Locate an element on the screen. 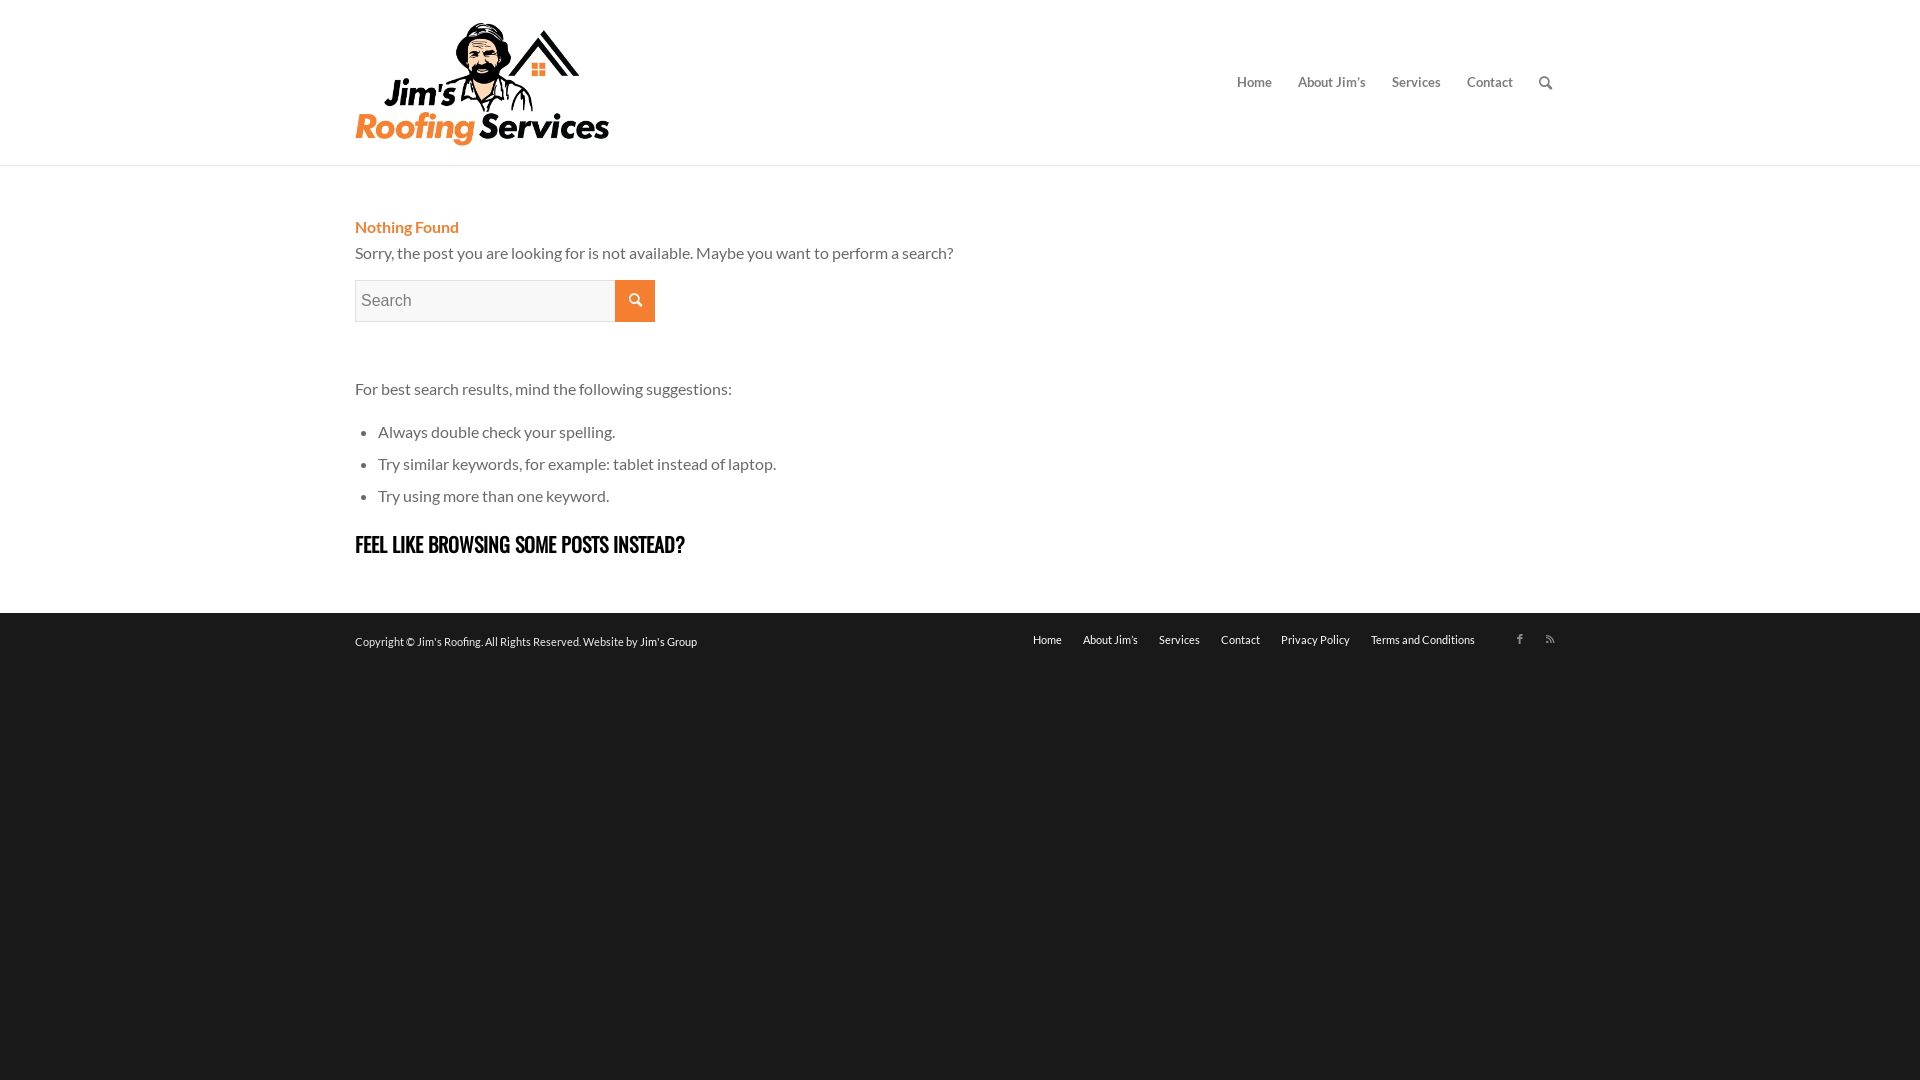 The height and width of the screenshot is (1080, 1920). 'Contact' is located at coordinates (1239, 639).